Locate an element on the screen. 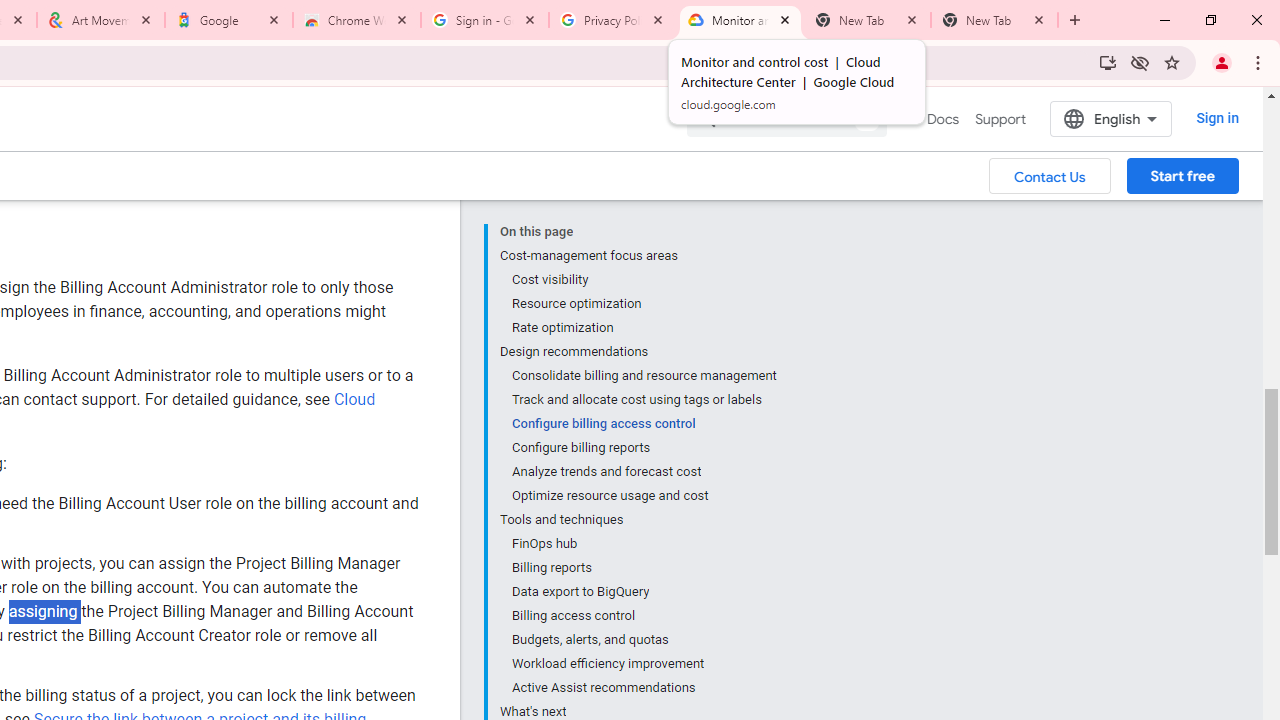  'Install Google Cloud' is located at coordinates (1106, 61).